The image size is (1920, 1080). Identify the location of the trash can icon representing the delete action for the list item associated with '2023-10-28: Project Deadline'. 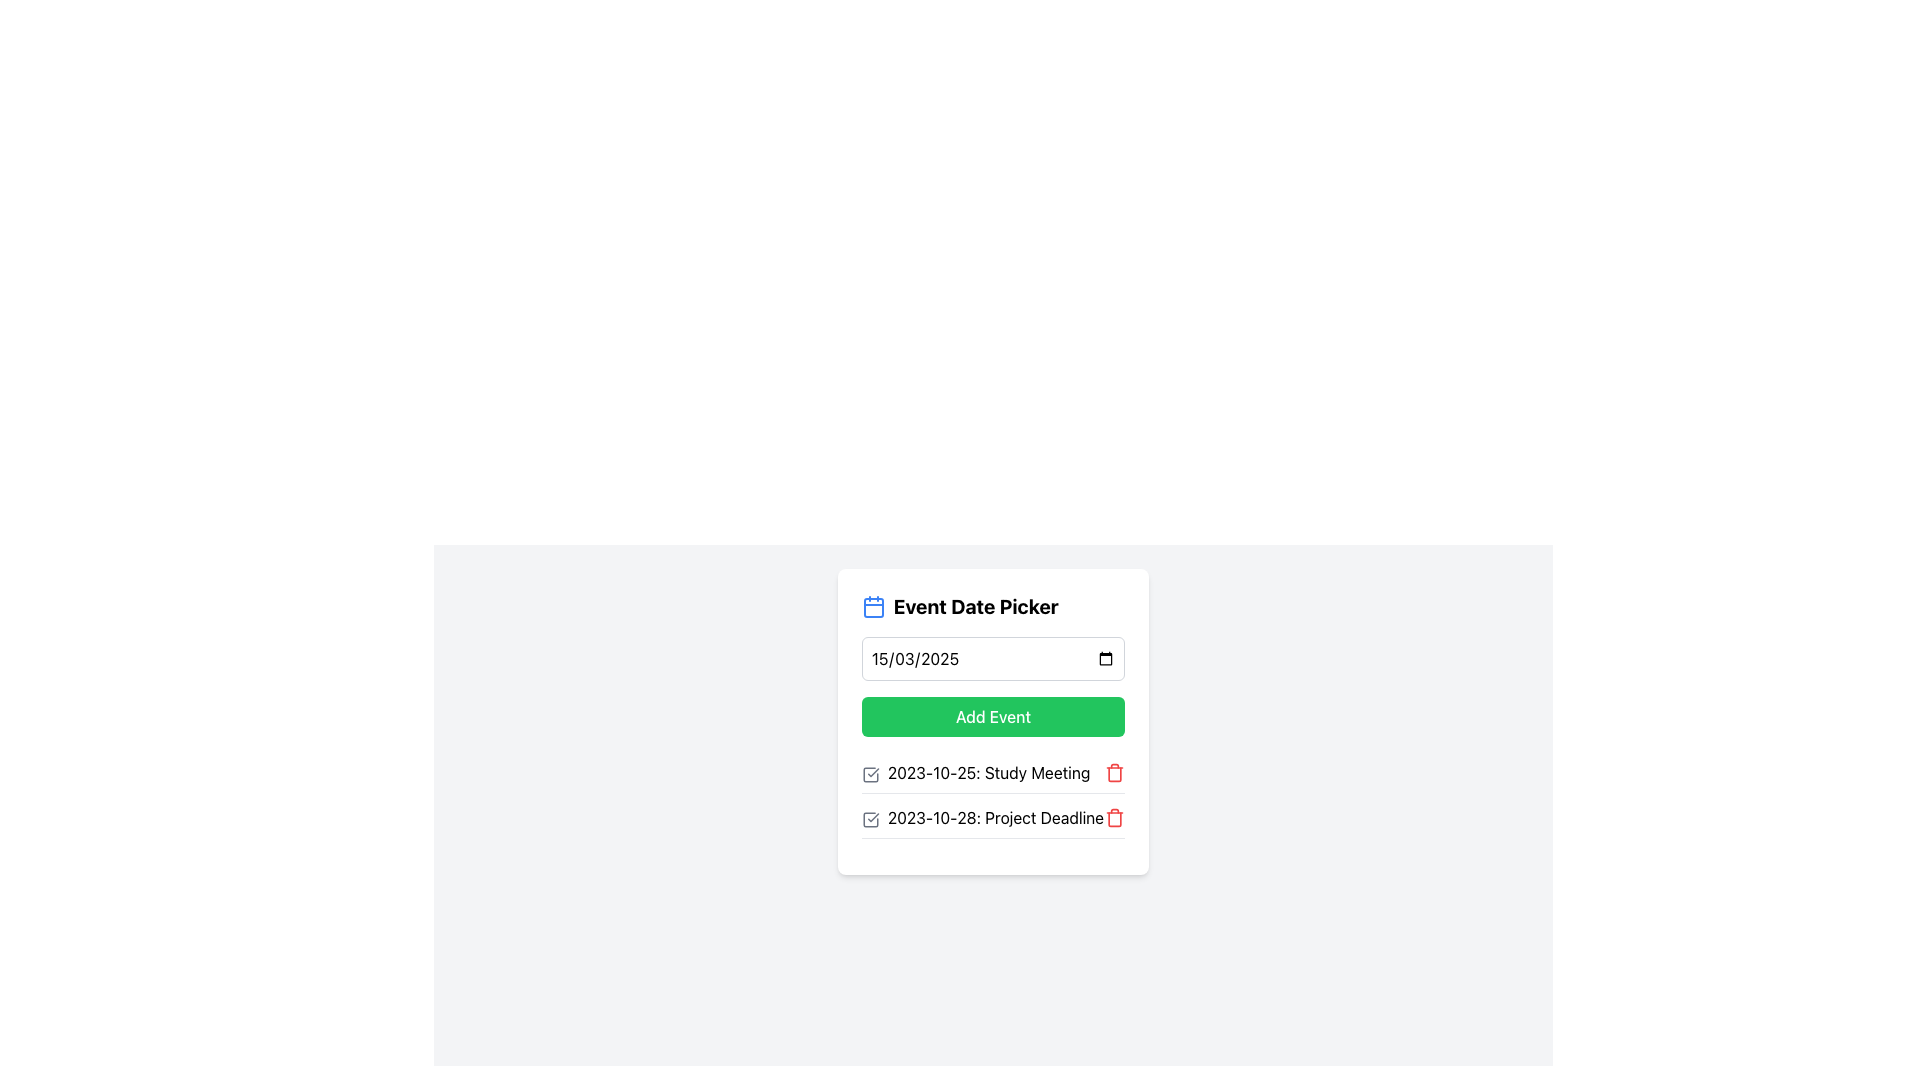
(1114, 819).